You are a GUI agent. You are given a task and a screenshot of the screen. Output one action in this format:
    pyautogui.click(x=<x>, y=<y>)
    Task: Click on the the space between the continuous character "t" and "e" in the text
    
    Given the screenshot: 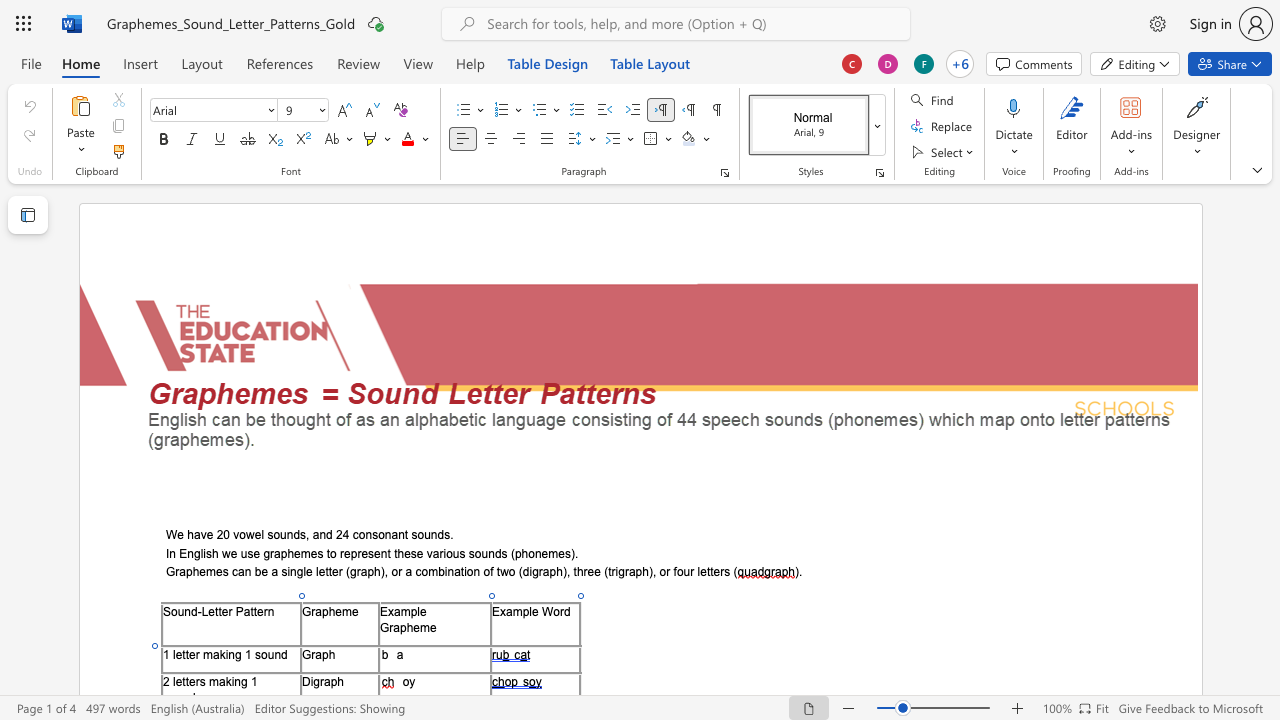 What is the action you would take?
    pyautogui.click(x=189, y=654)
    